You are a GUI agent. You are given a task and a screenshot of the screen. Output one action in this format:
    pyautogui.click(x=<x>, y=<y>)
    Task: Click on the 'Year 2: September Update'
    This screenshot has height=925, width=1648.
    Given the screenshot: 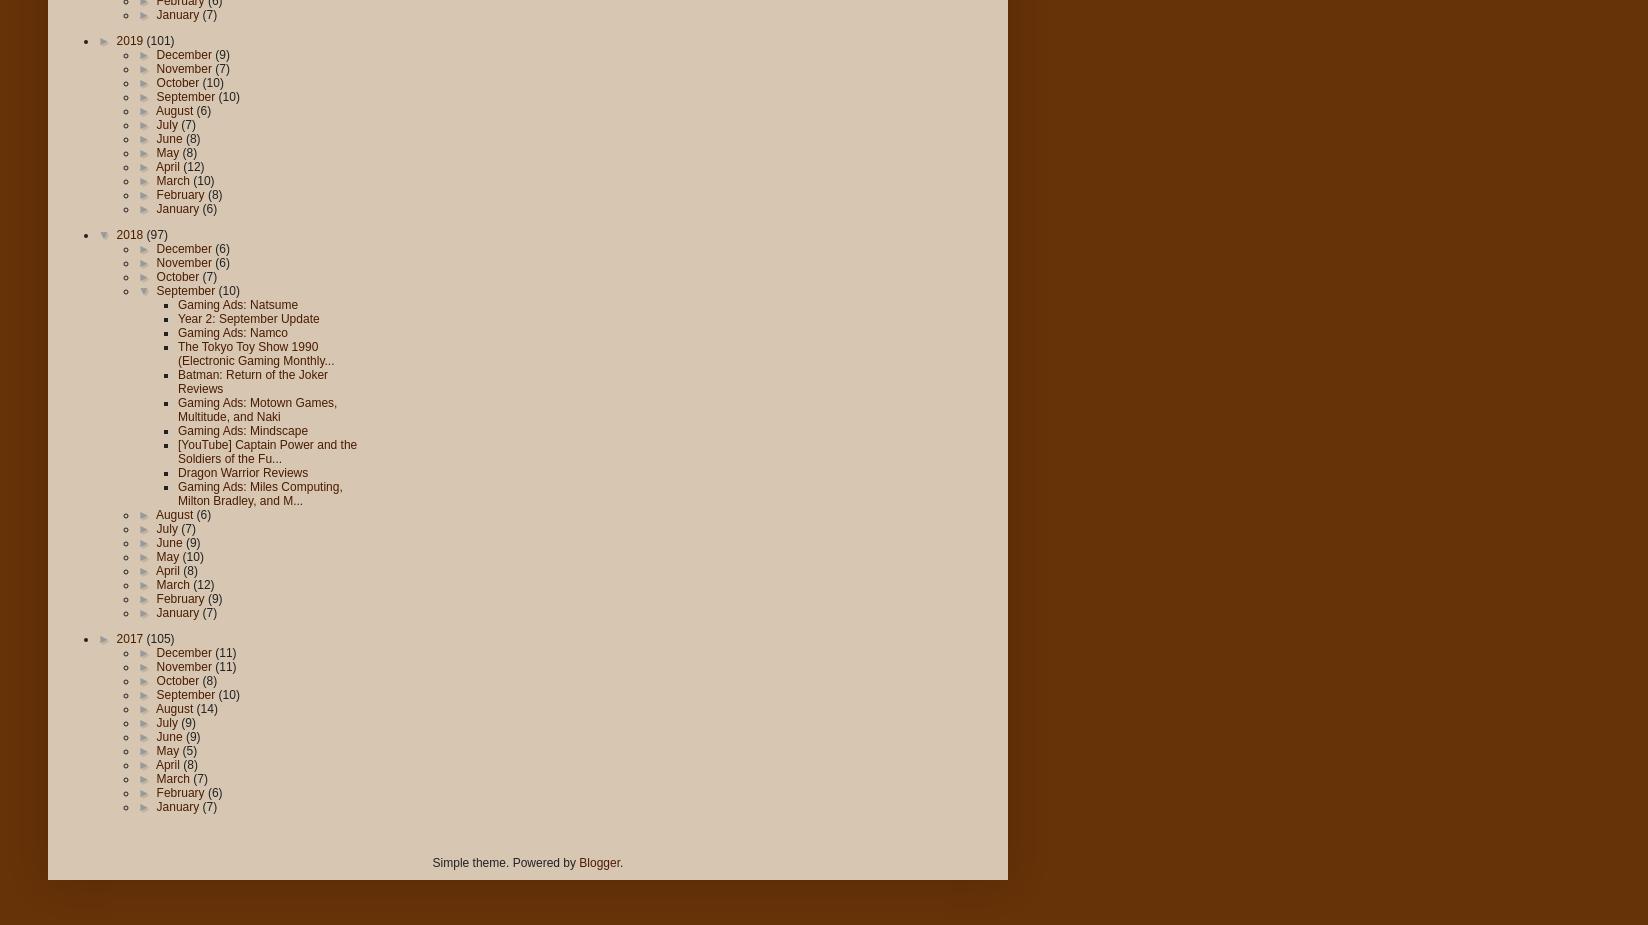 What is the action you would take?
    pyautogui.click(x=247, y=318)
    